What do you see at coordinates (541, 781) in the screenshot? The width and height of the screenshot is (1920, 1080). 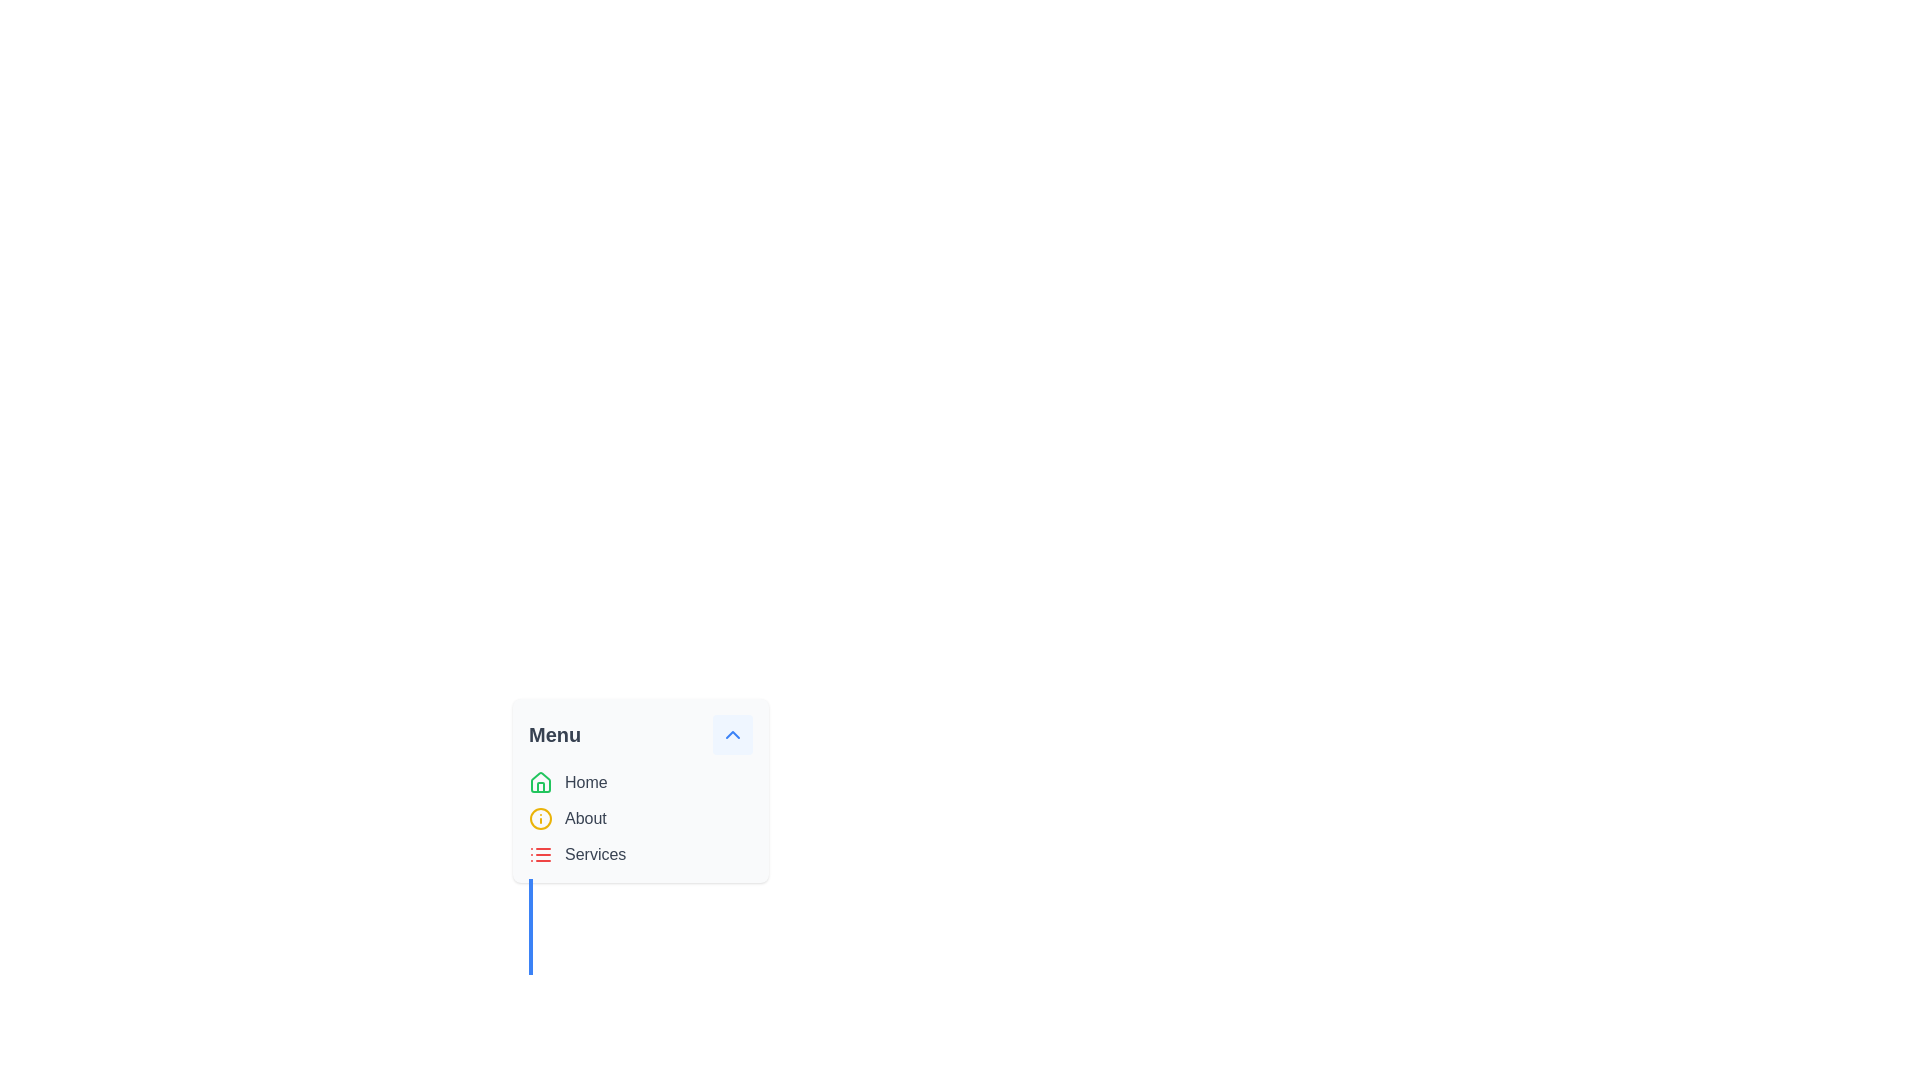 I see `the 'Home' menu item icon located in the upper part of the menu dropdown` at bounding box center [541, 781].